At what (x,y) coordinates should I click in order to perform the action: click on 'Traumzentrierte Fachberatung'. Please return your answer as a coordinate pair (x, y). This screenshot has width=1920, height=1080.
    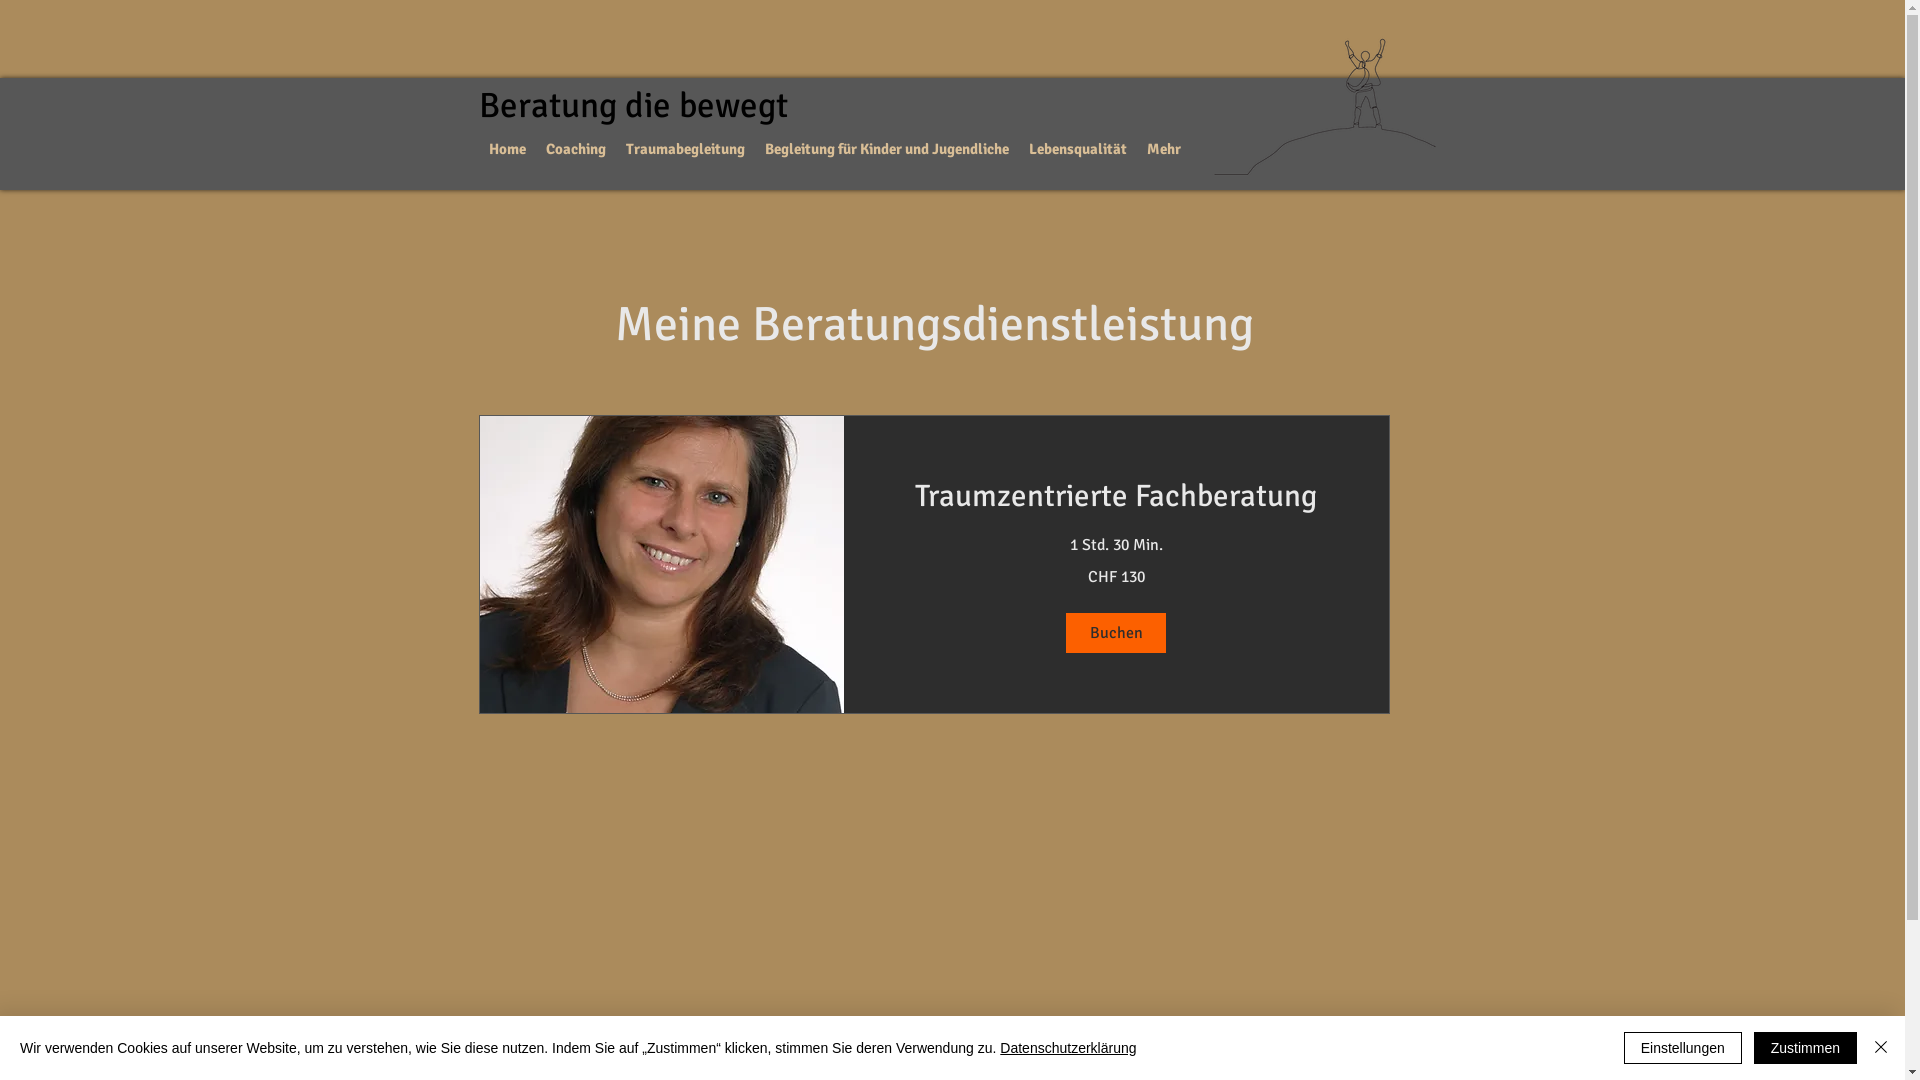
    Looking at the image, I should click on (1114, 495).